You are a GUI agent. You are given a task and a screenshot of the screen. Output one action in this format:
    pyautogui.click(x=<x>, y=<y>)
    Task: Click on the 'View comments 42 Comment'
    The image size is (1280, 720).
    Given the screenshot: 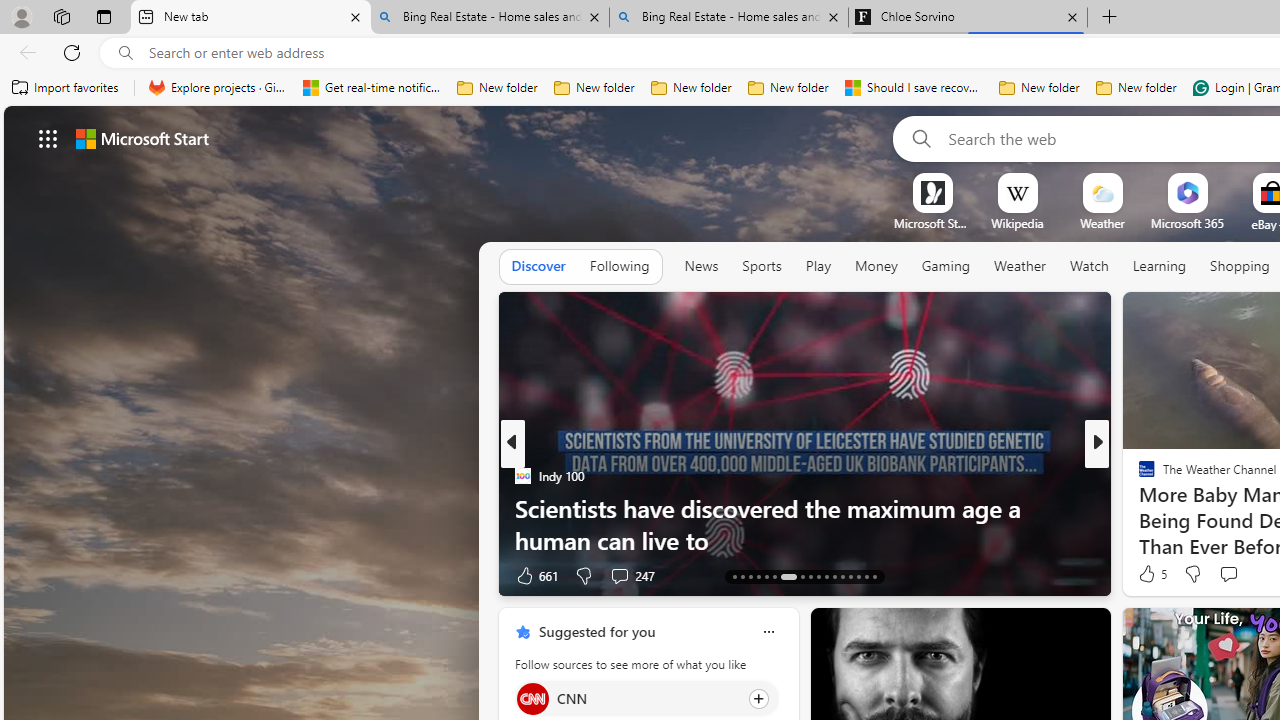 What is the action you would take?
    pyautogui.click(x=11, y=575)
    